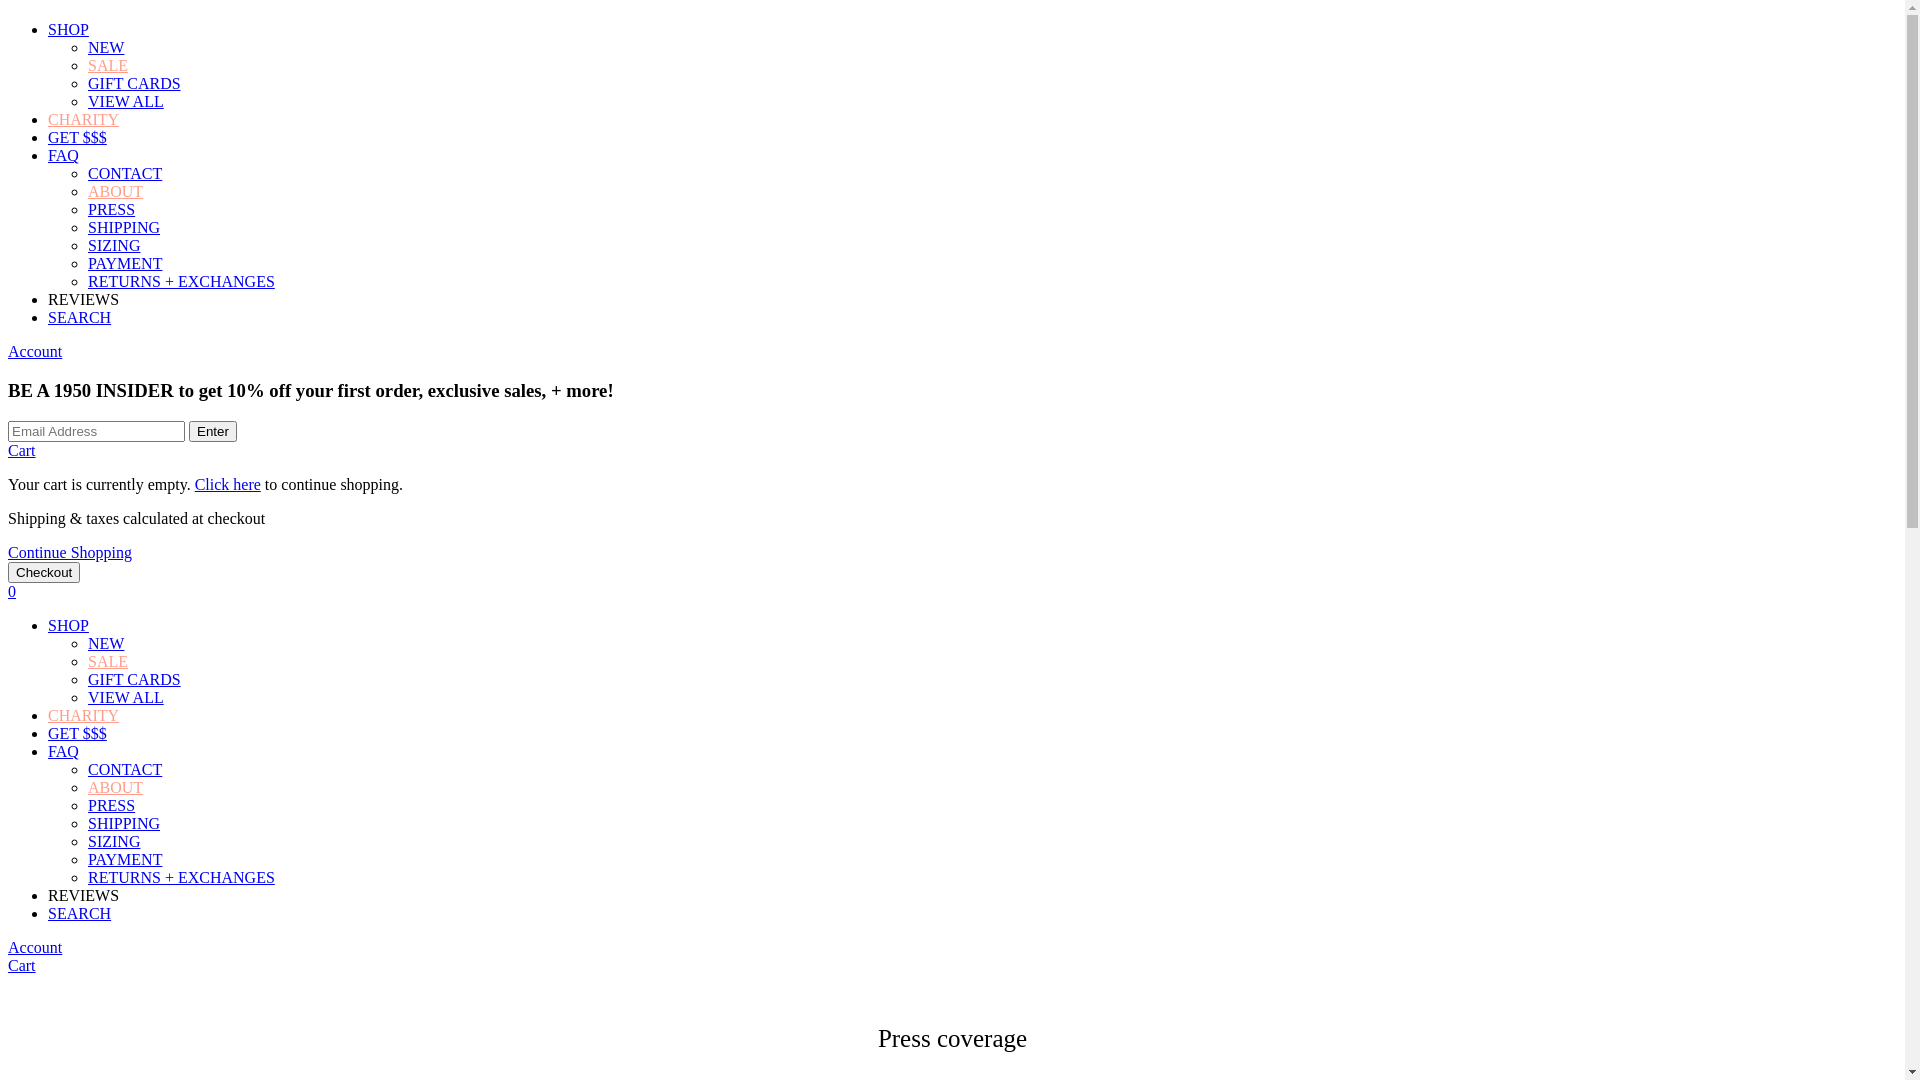  I want to click on 'Checkout', so click(8, 572).